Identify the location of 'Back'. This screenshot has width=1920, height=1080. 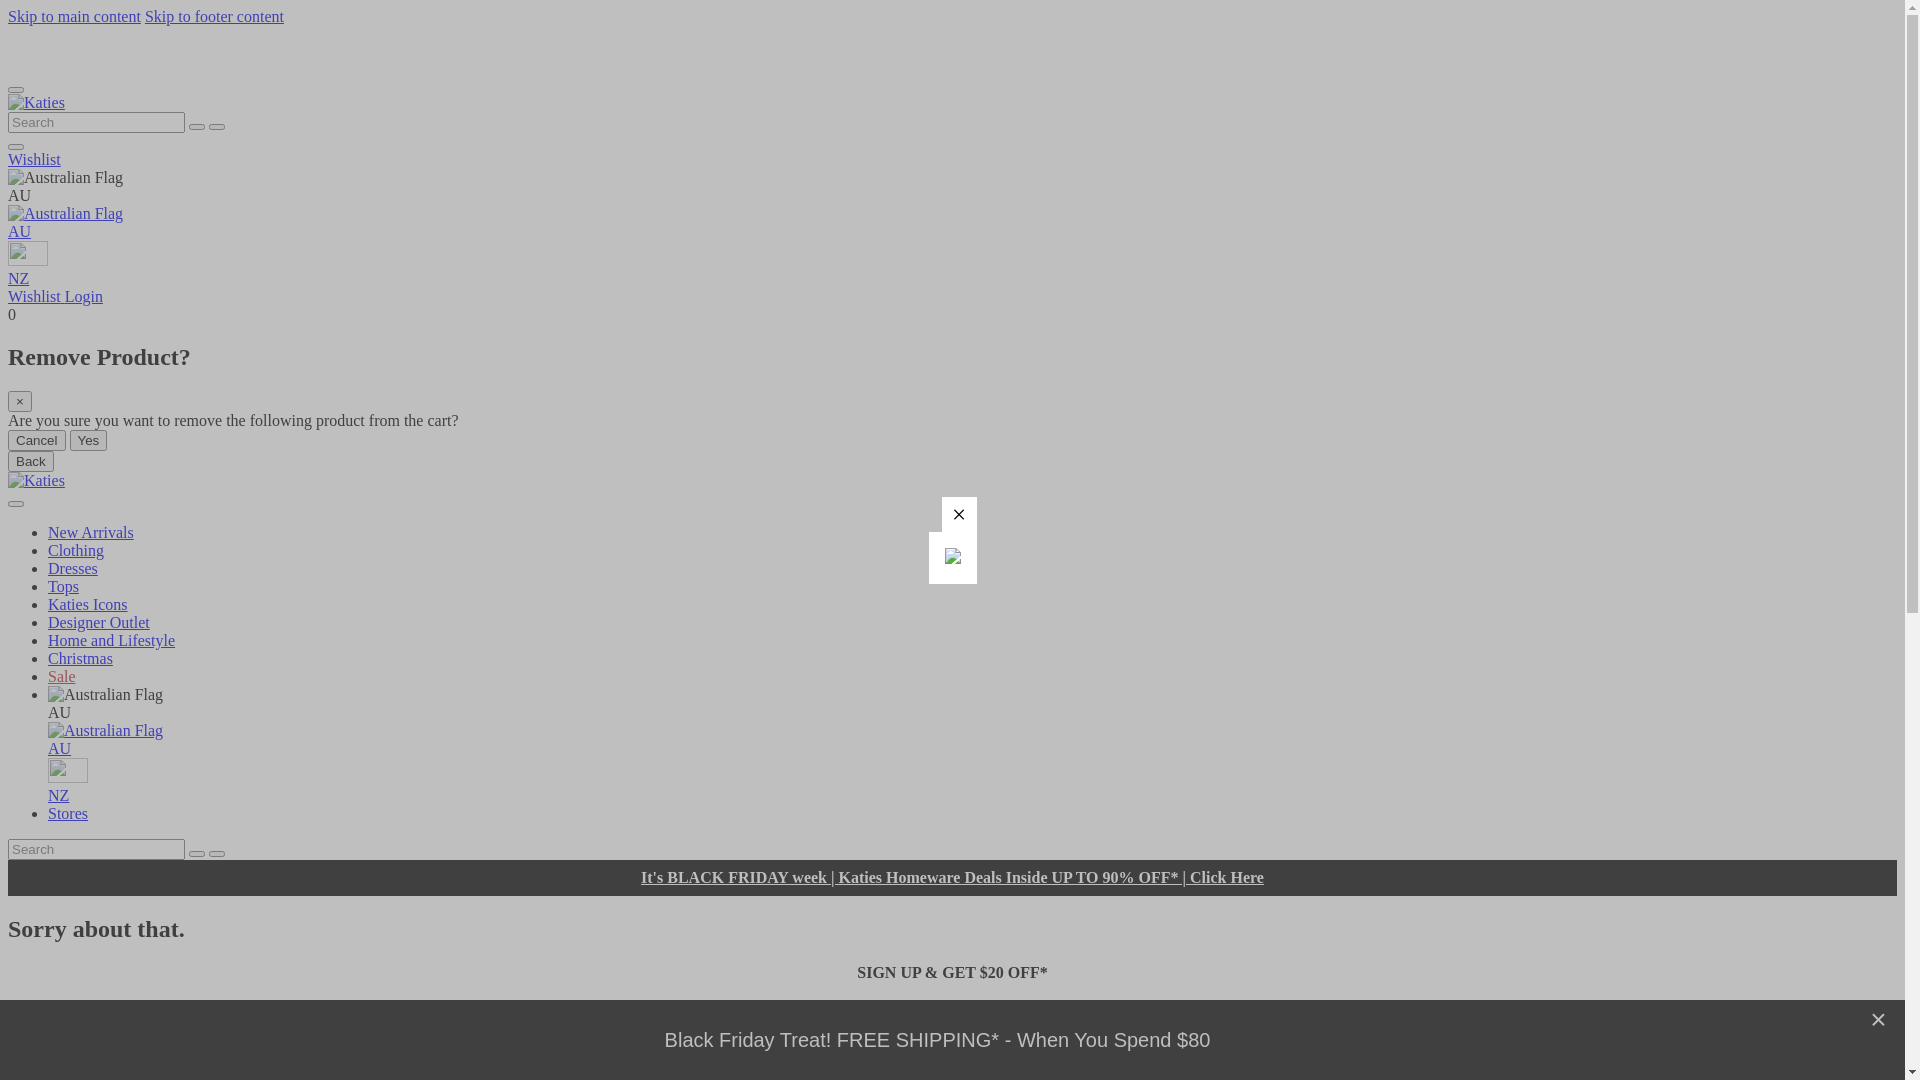
(30, 461).